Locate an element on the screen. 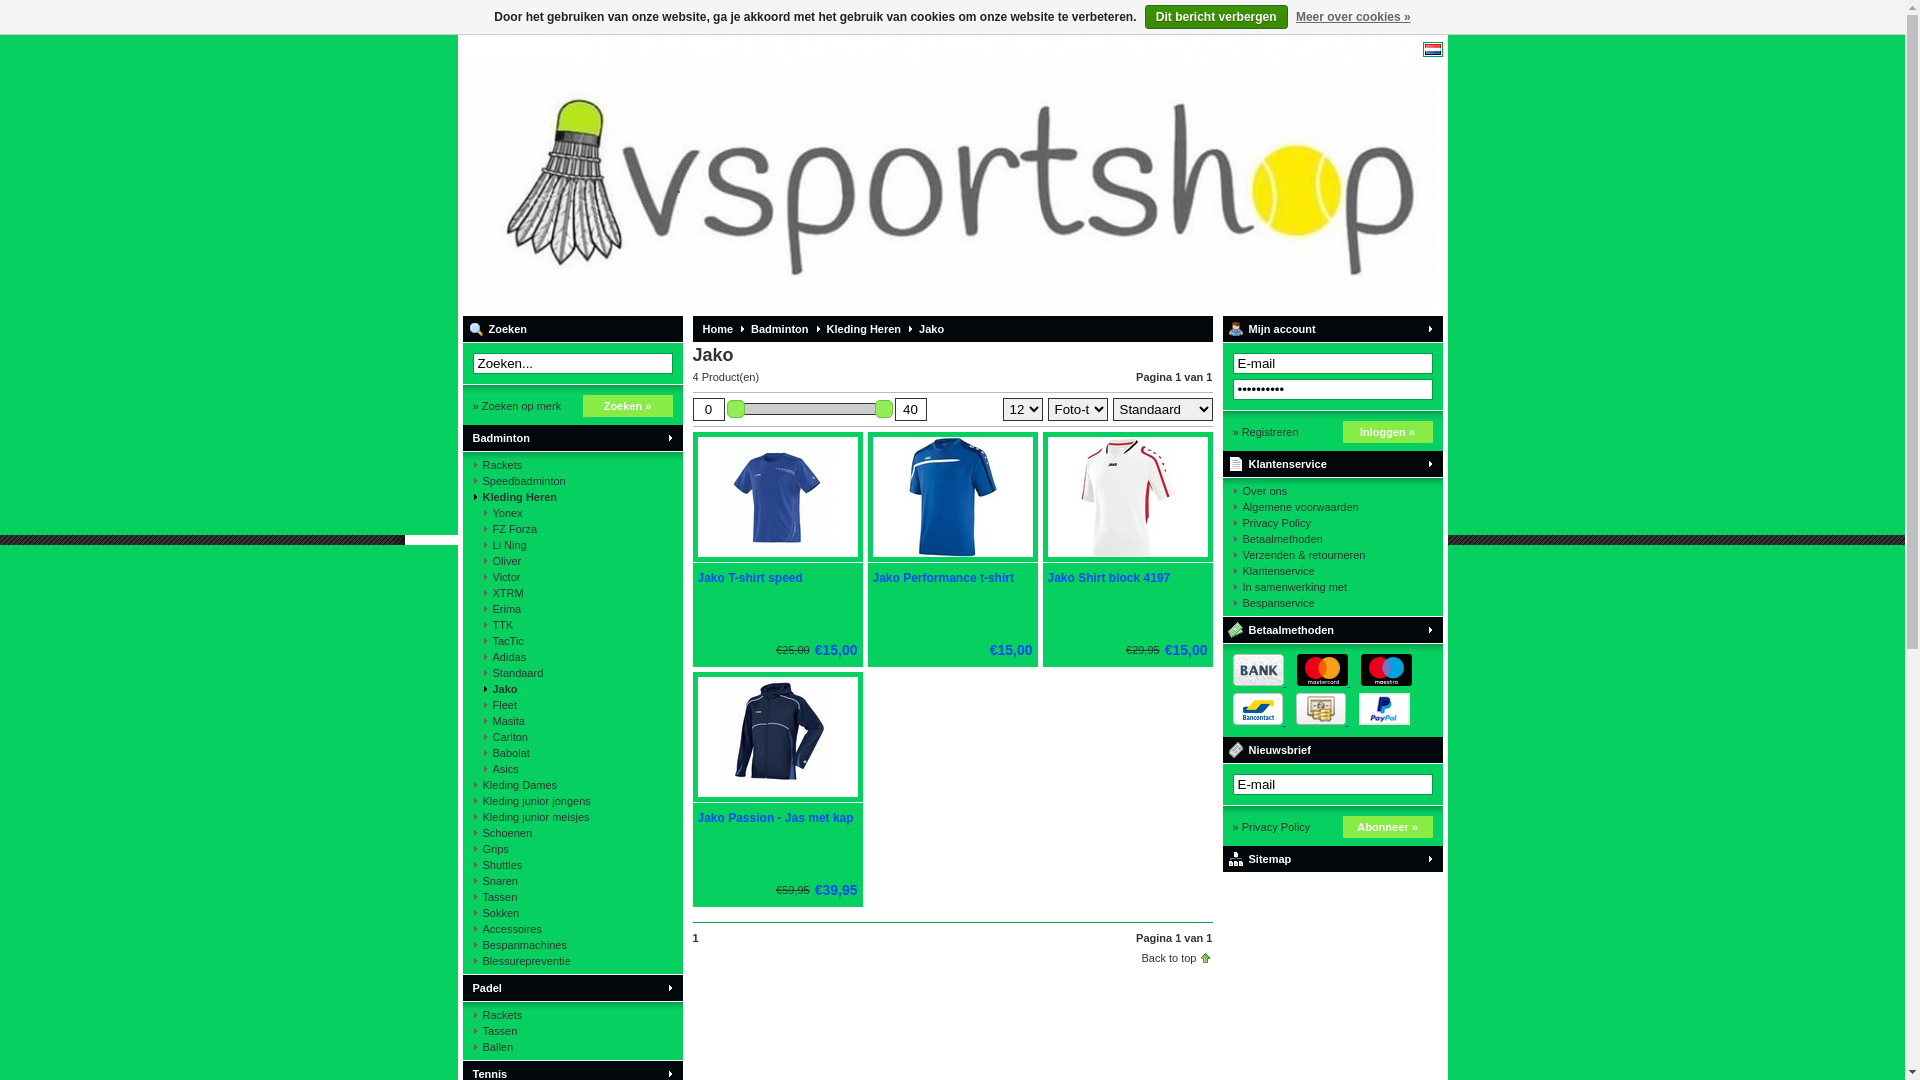 The width and height of the screenshot is (1920, 1080). 'Padel' is located at coordinates (570, 986).